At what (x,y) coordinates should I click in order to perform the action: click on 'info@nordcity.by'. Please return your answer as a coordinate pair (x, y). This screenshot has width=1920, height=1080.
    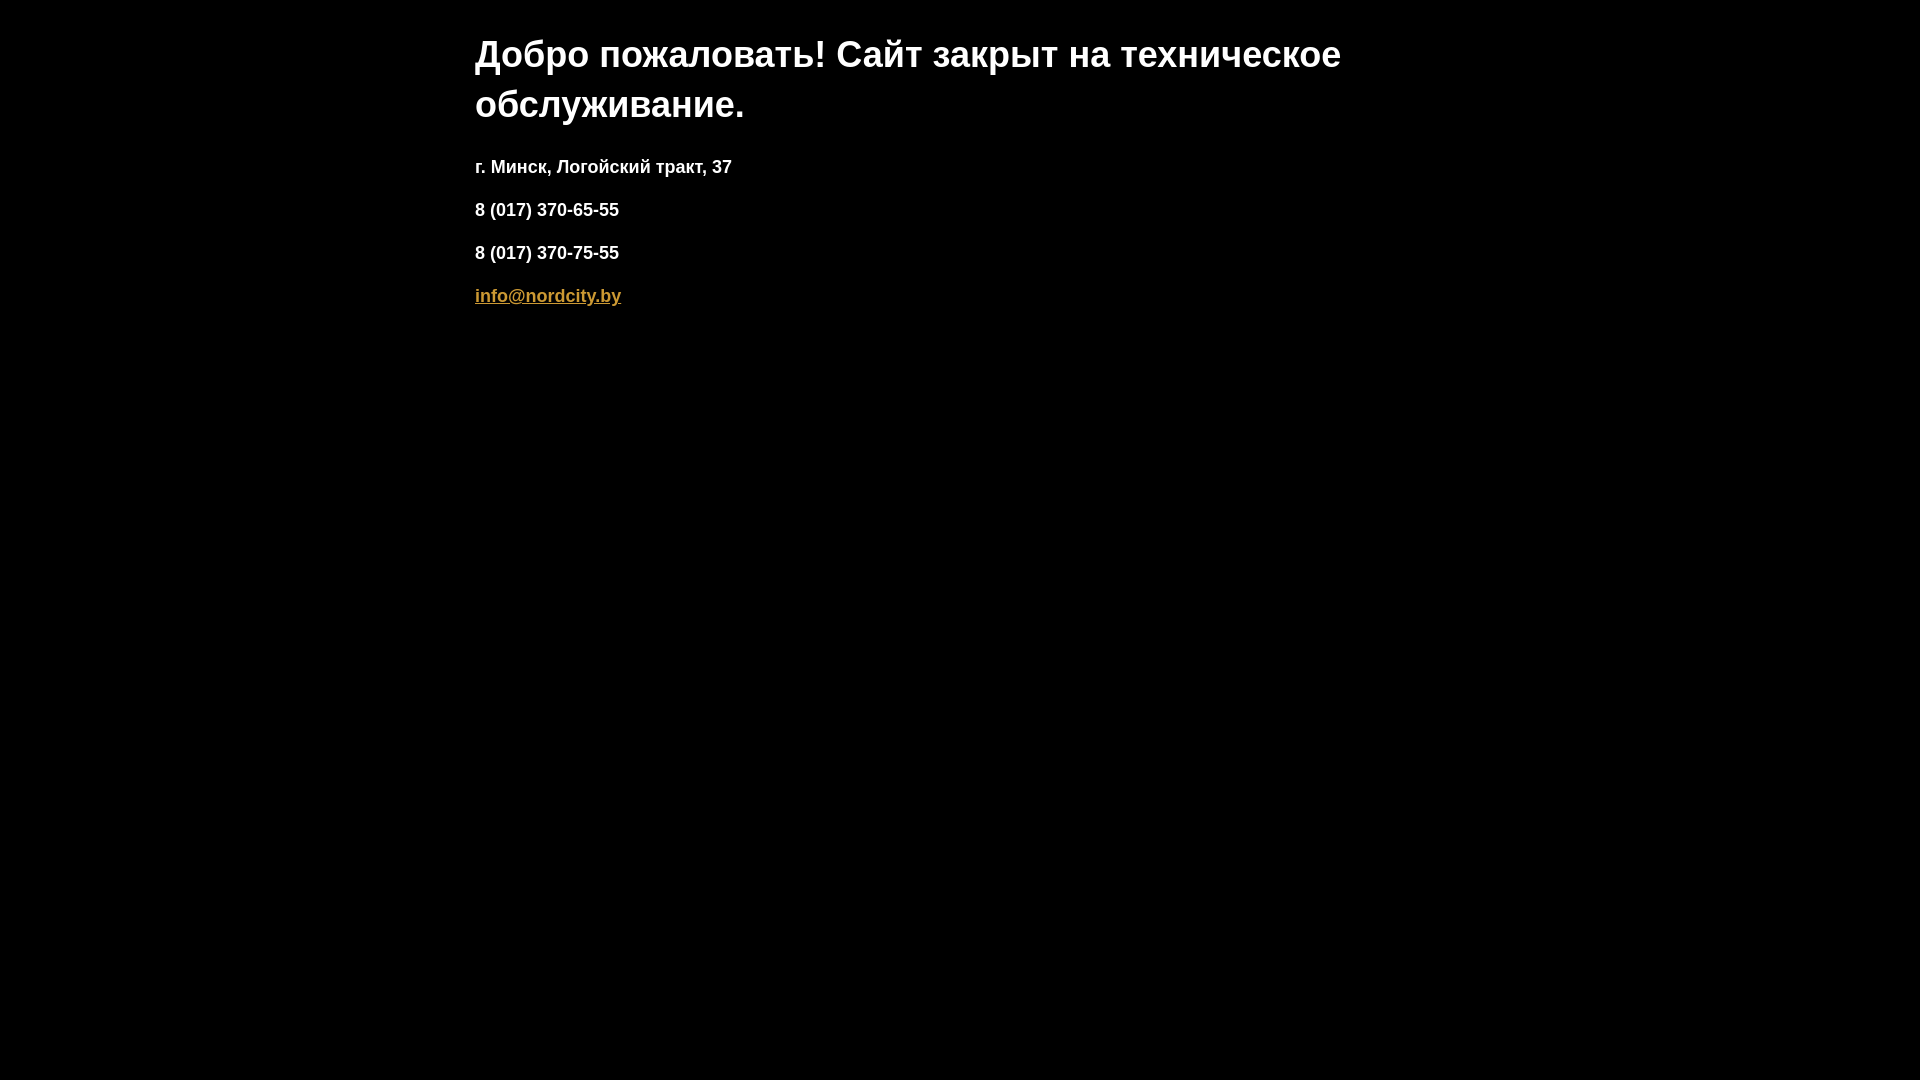
    Looking at the image, I should click on (547, 296).